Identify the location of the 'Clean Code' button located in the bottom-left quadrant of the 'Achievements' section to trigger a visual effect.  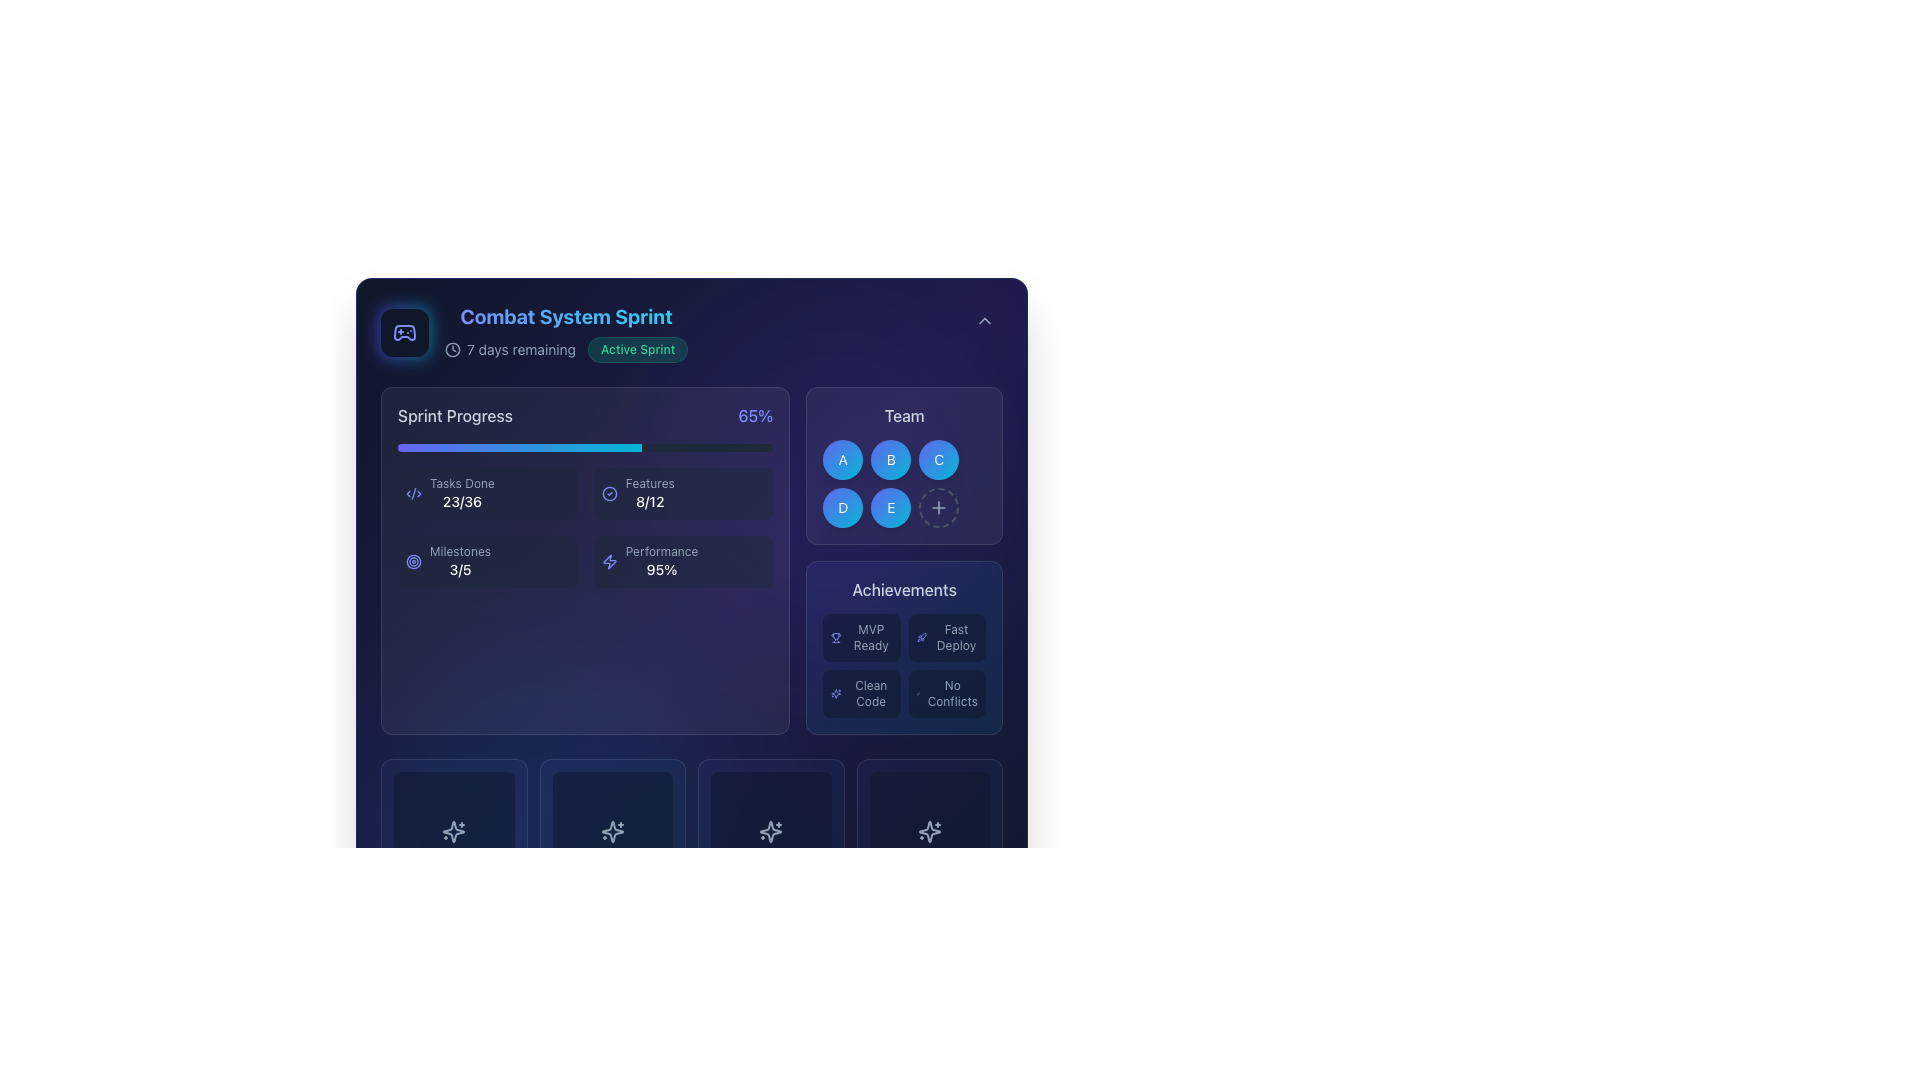
(862, 693).